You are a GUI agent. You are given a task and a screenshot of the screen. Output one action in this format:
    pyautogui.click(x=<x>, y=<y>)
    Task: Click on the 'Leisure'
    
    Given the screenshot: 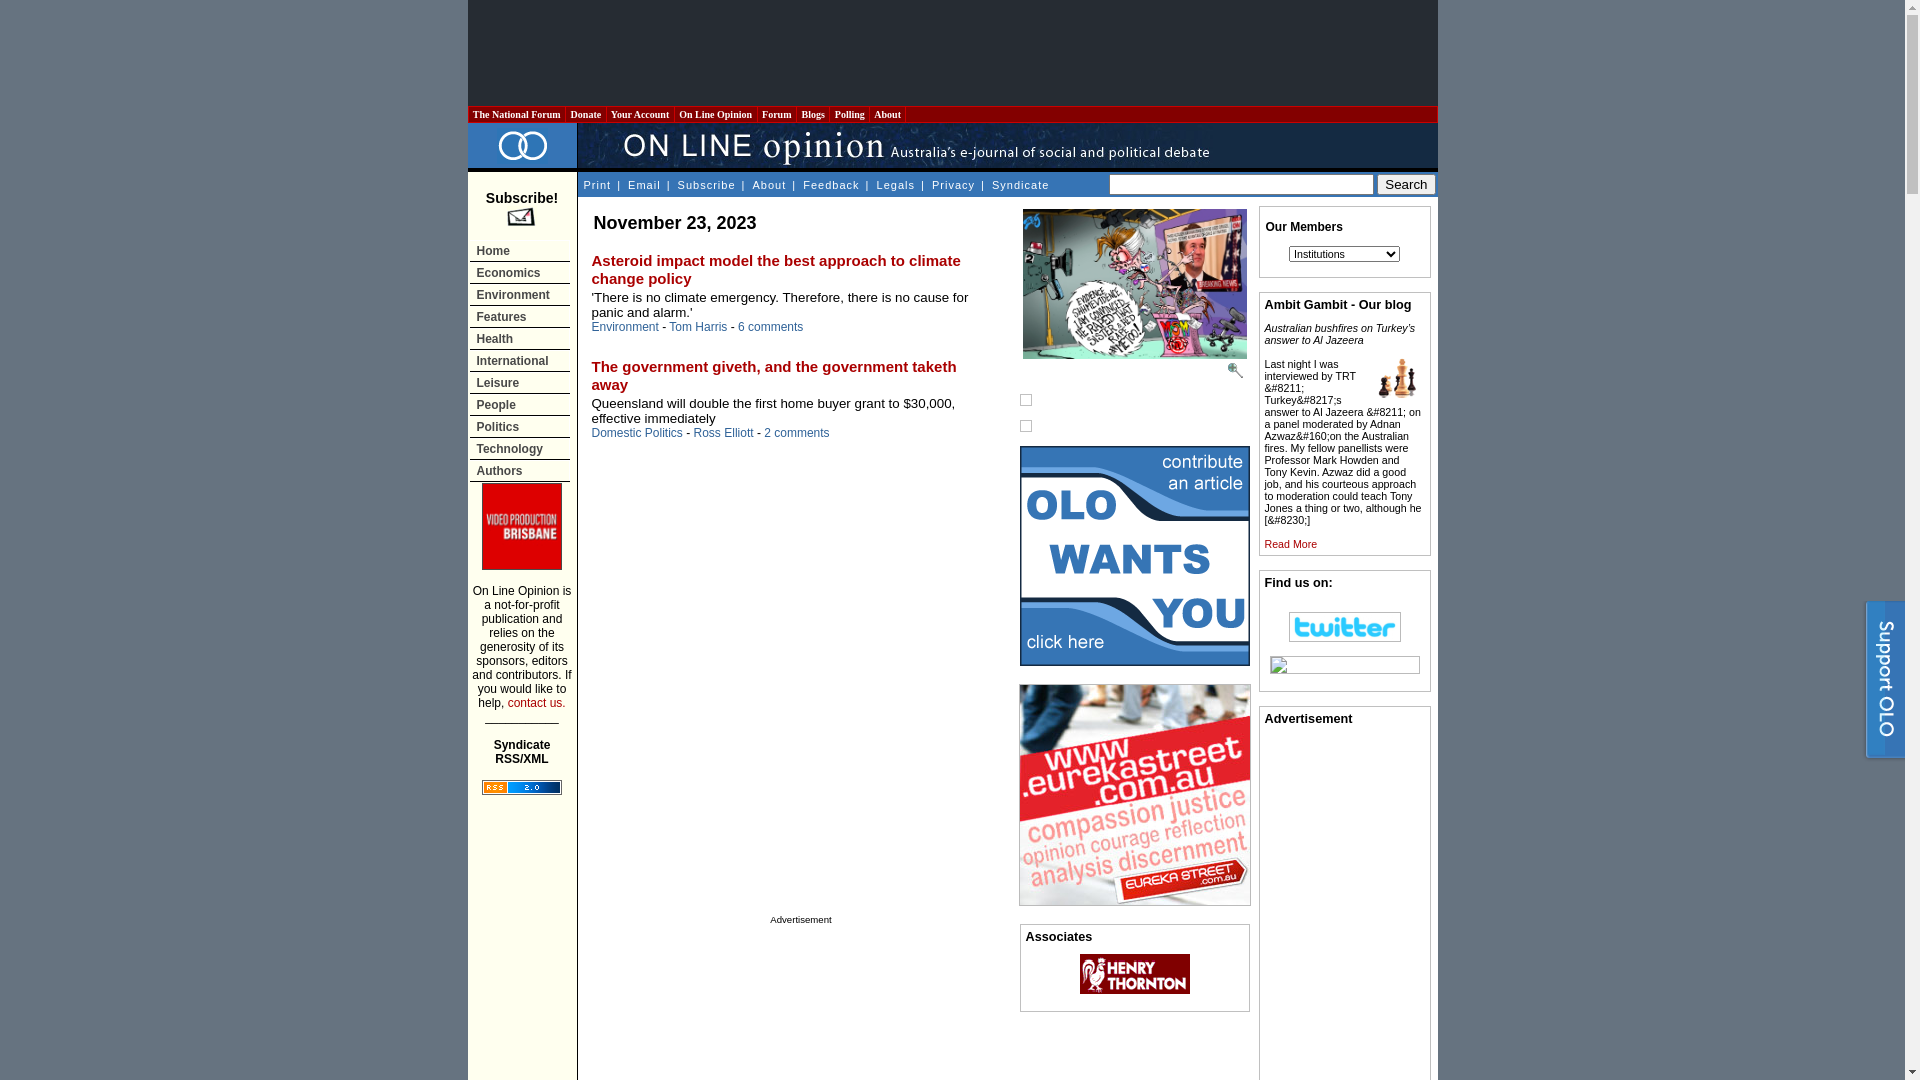 What is the action you would take?
    pyautogui.click(x=469, y=382)
    